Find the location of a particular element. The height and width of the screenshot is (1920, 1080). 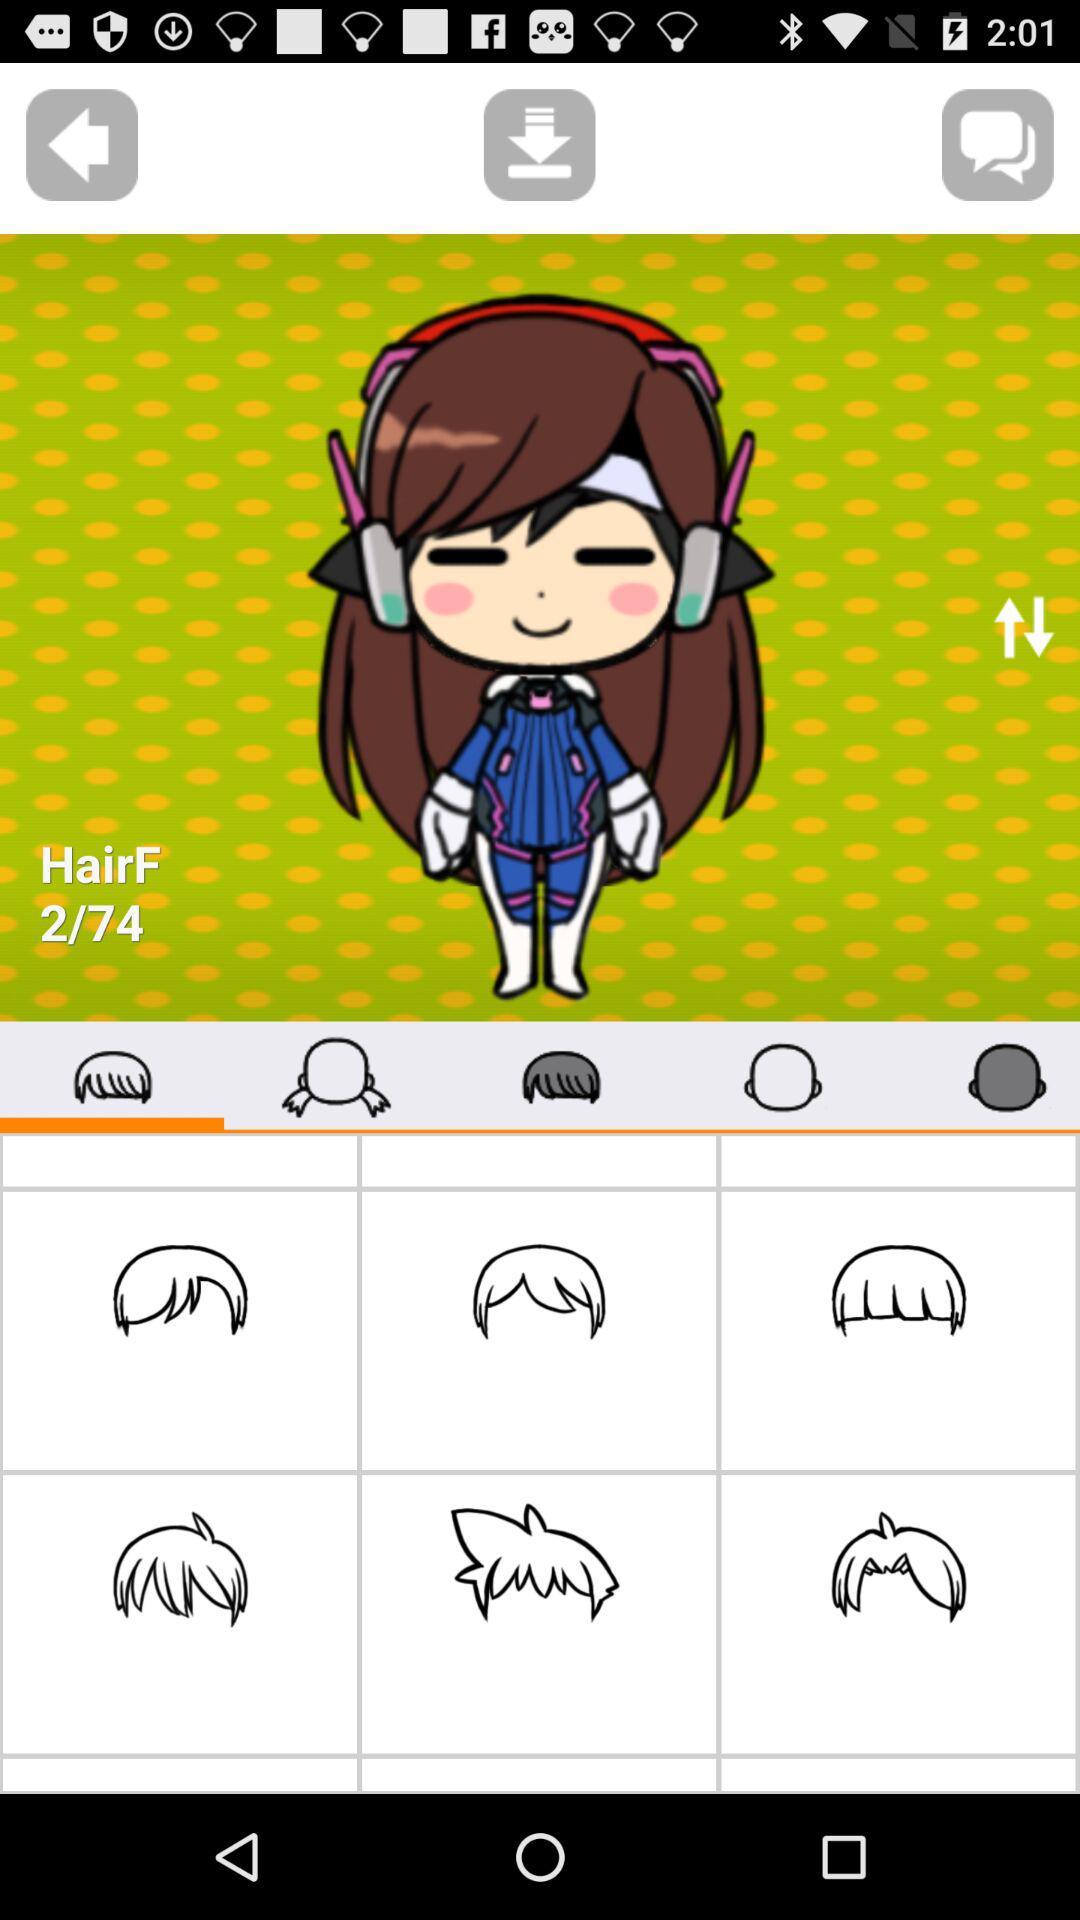

the chat icon is located at coordinates (997, 154).